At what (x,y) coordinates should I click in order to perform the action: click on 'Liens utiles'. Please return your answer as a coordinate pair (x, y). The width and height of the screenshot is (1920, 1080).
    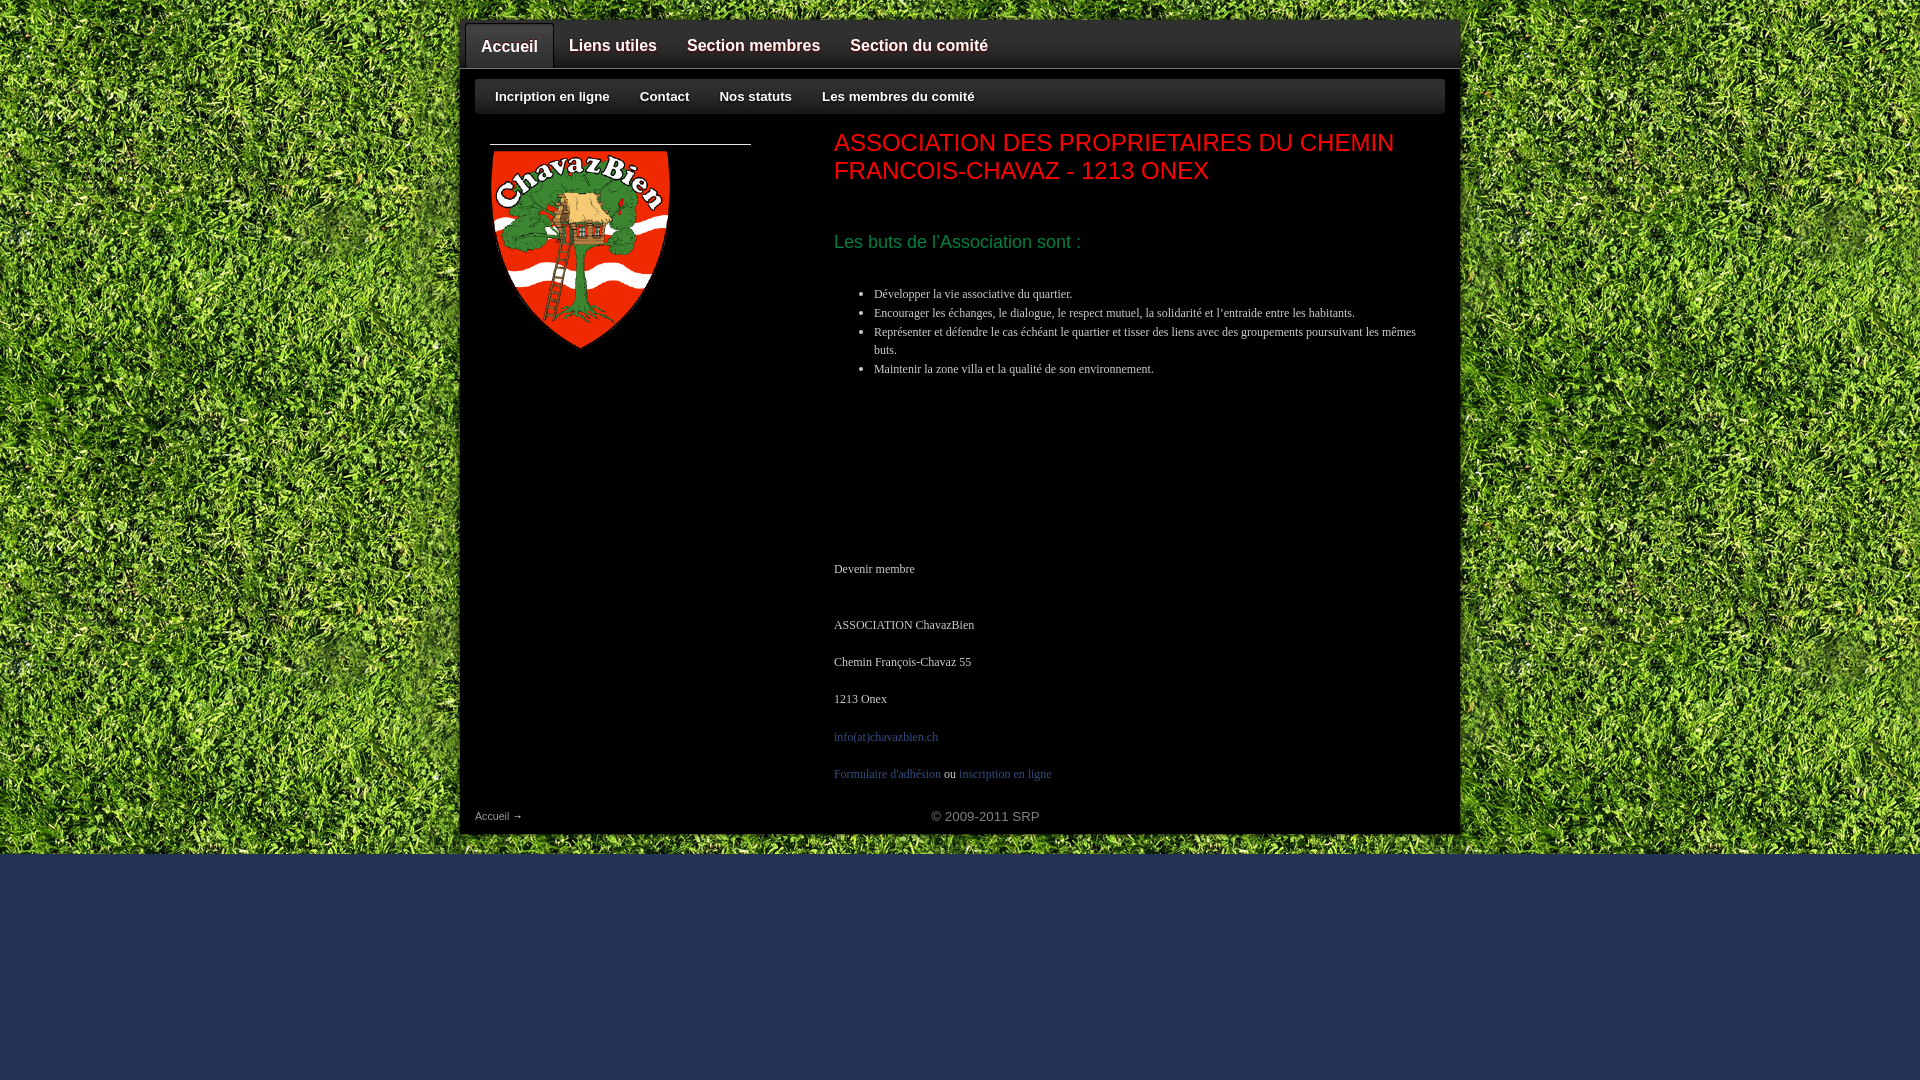
    Looking at the image, I should click on (612, 45).